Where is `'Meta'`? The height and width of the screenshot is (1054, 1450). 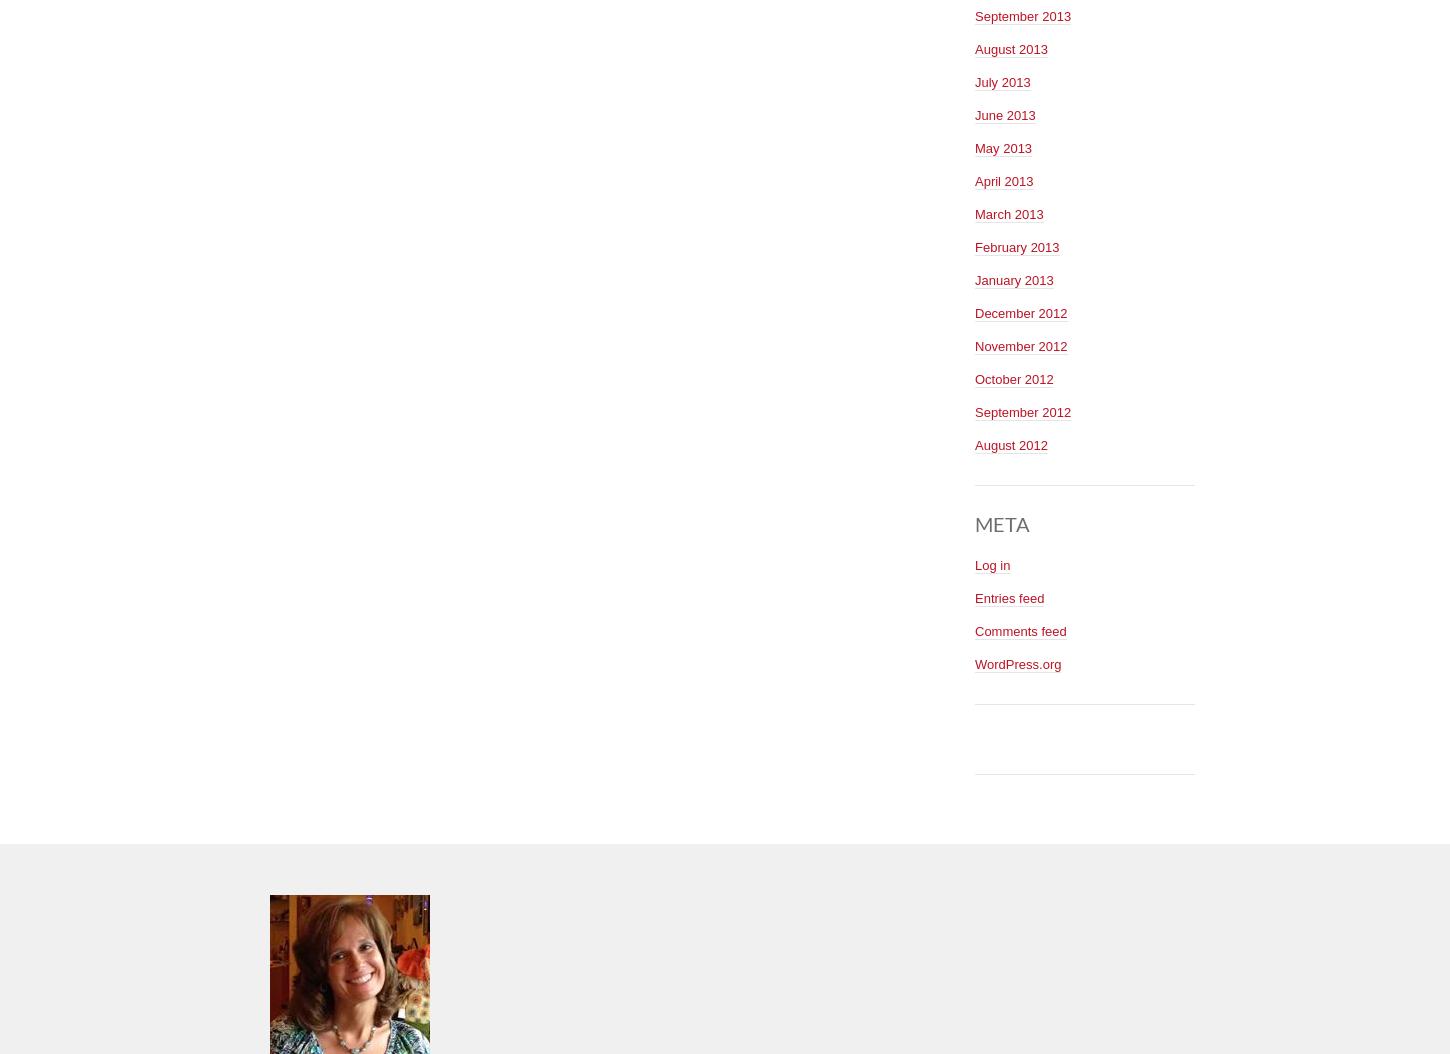
'Meta' is located at coordinates (1002, 521).